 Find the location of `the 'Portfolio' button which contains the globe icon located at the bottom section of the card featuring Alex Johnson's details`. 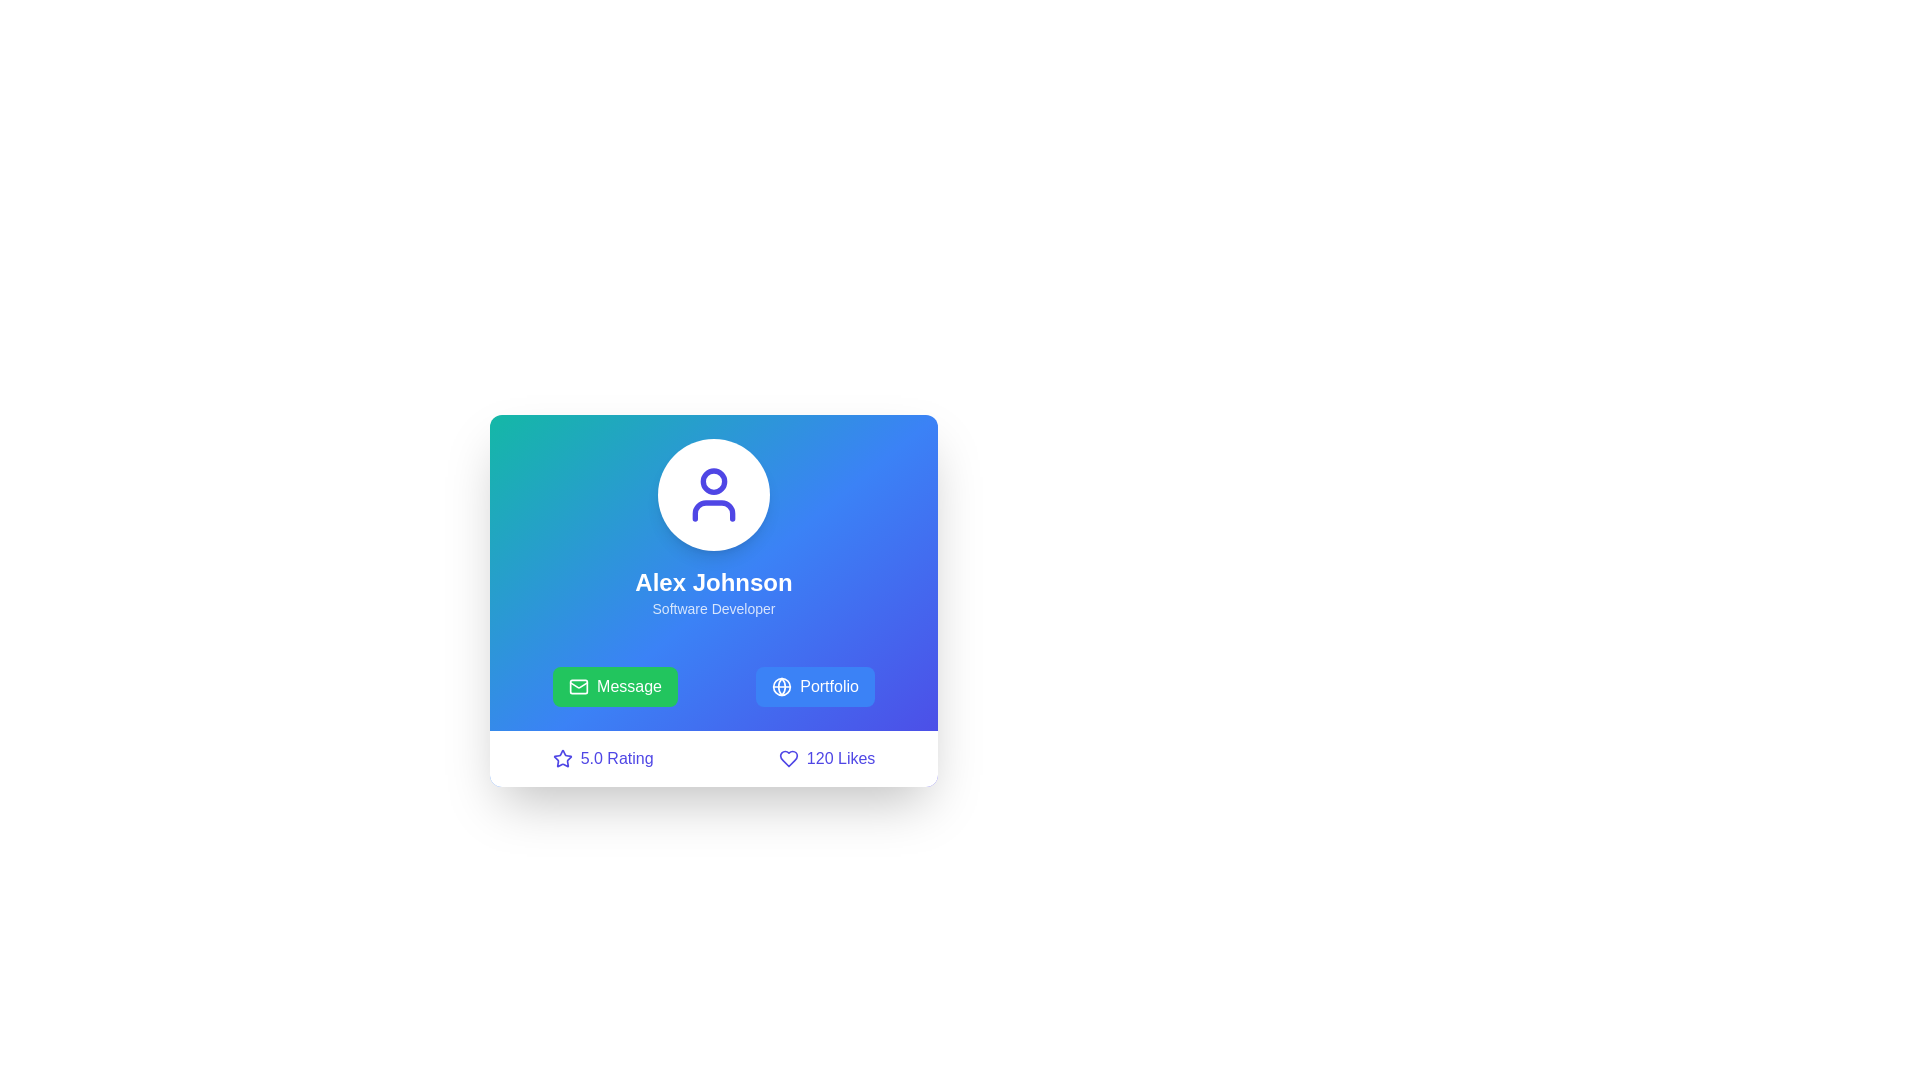

the 'Portfolio' button which contains the globe icon located at the bottom section of the card featuring Alex Johnson's details is located at coordinates (781, 685).